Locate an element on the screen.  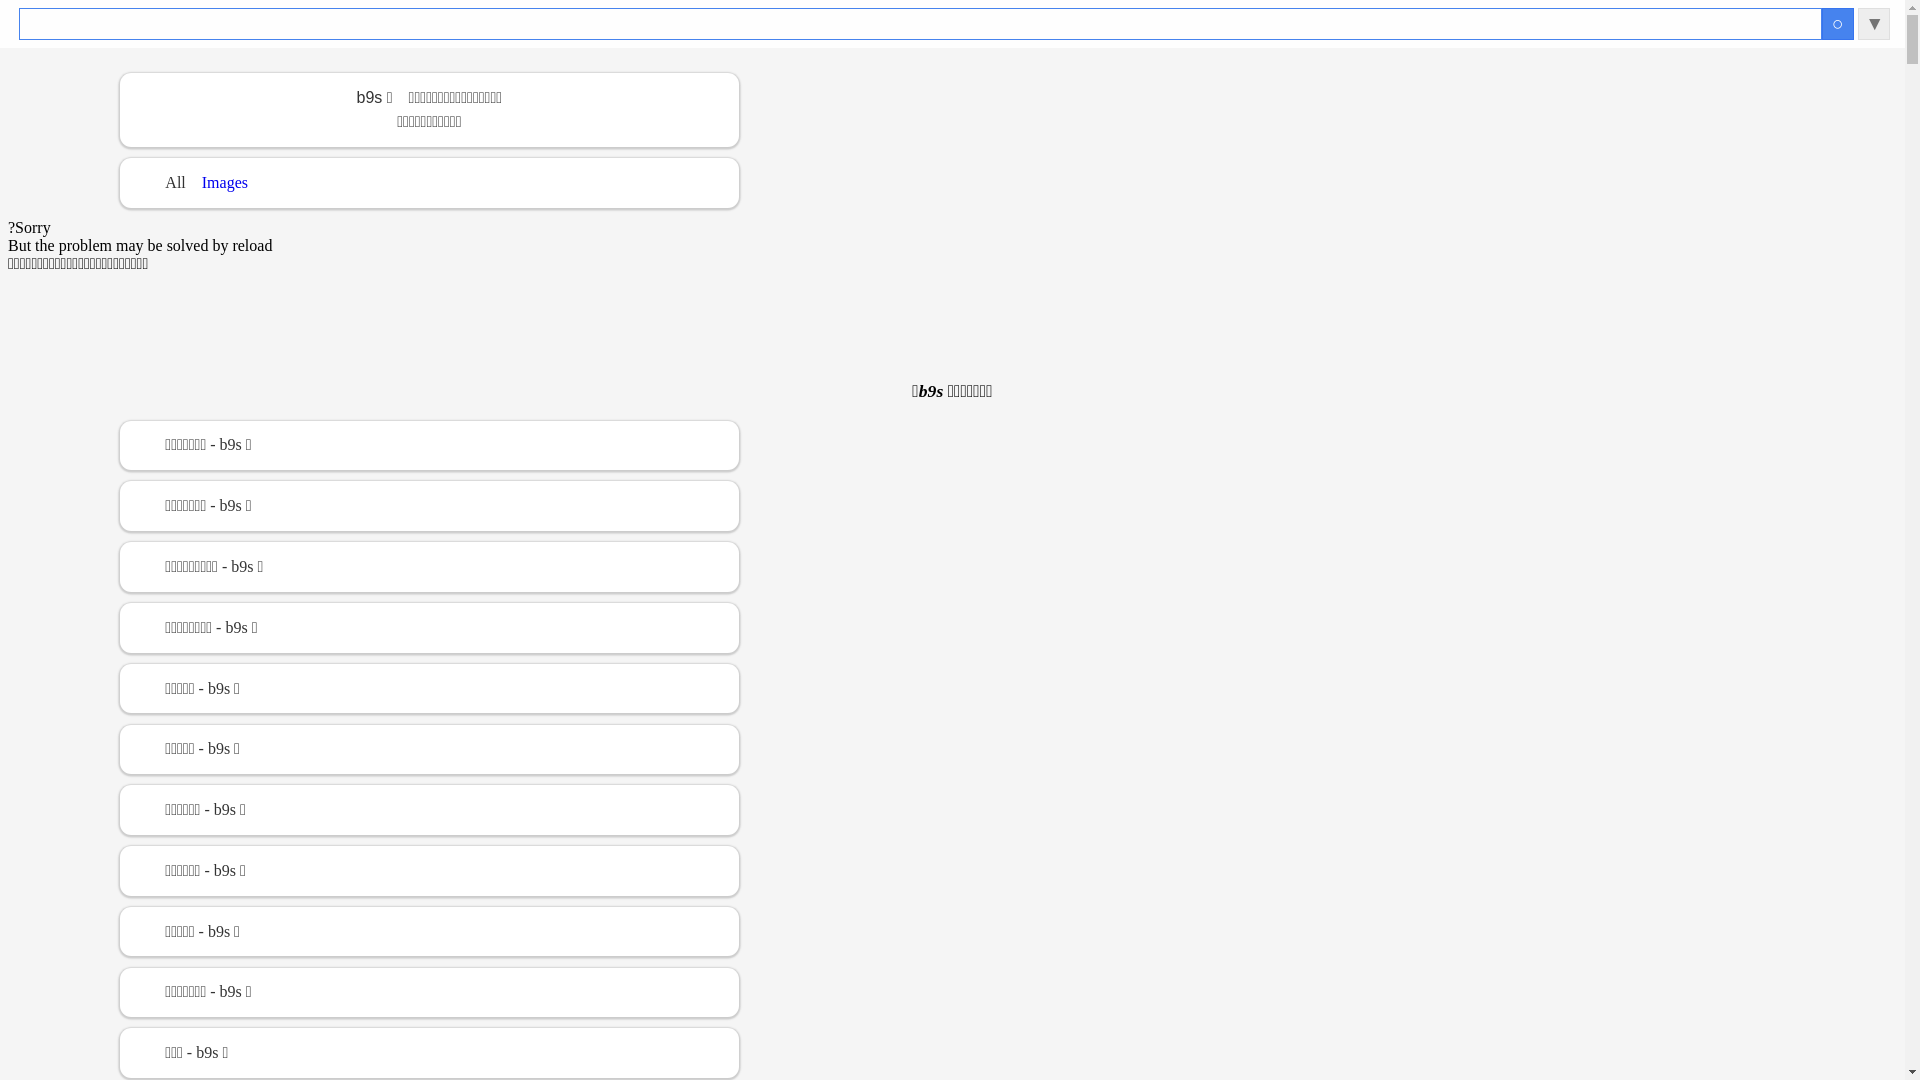
'Images' is located at coordinates (225, 182).